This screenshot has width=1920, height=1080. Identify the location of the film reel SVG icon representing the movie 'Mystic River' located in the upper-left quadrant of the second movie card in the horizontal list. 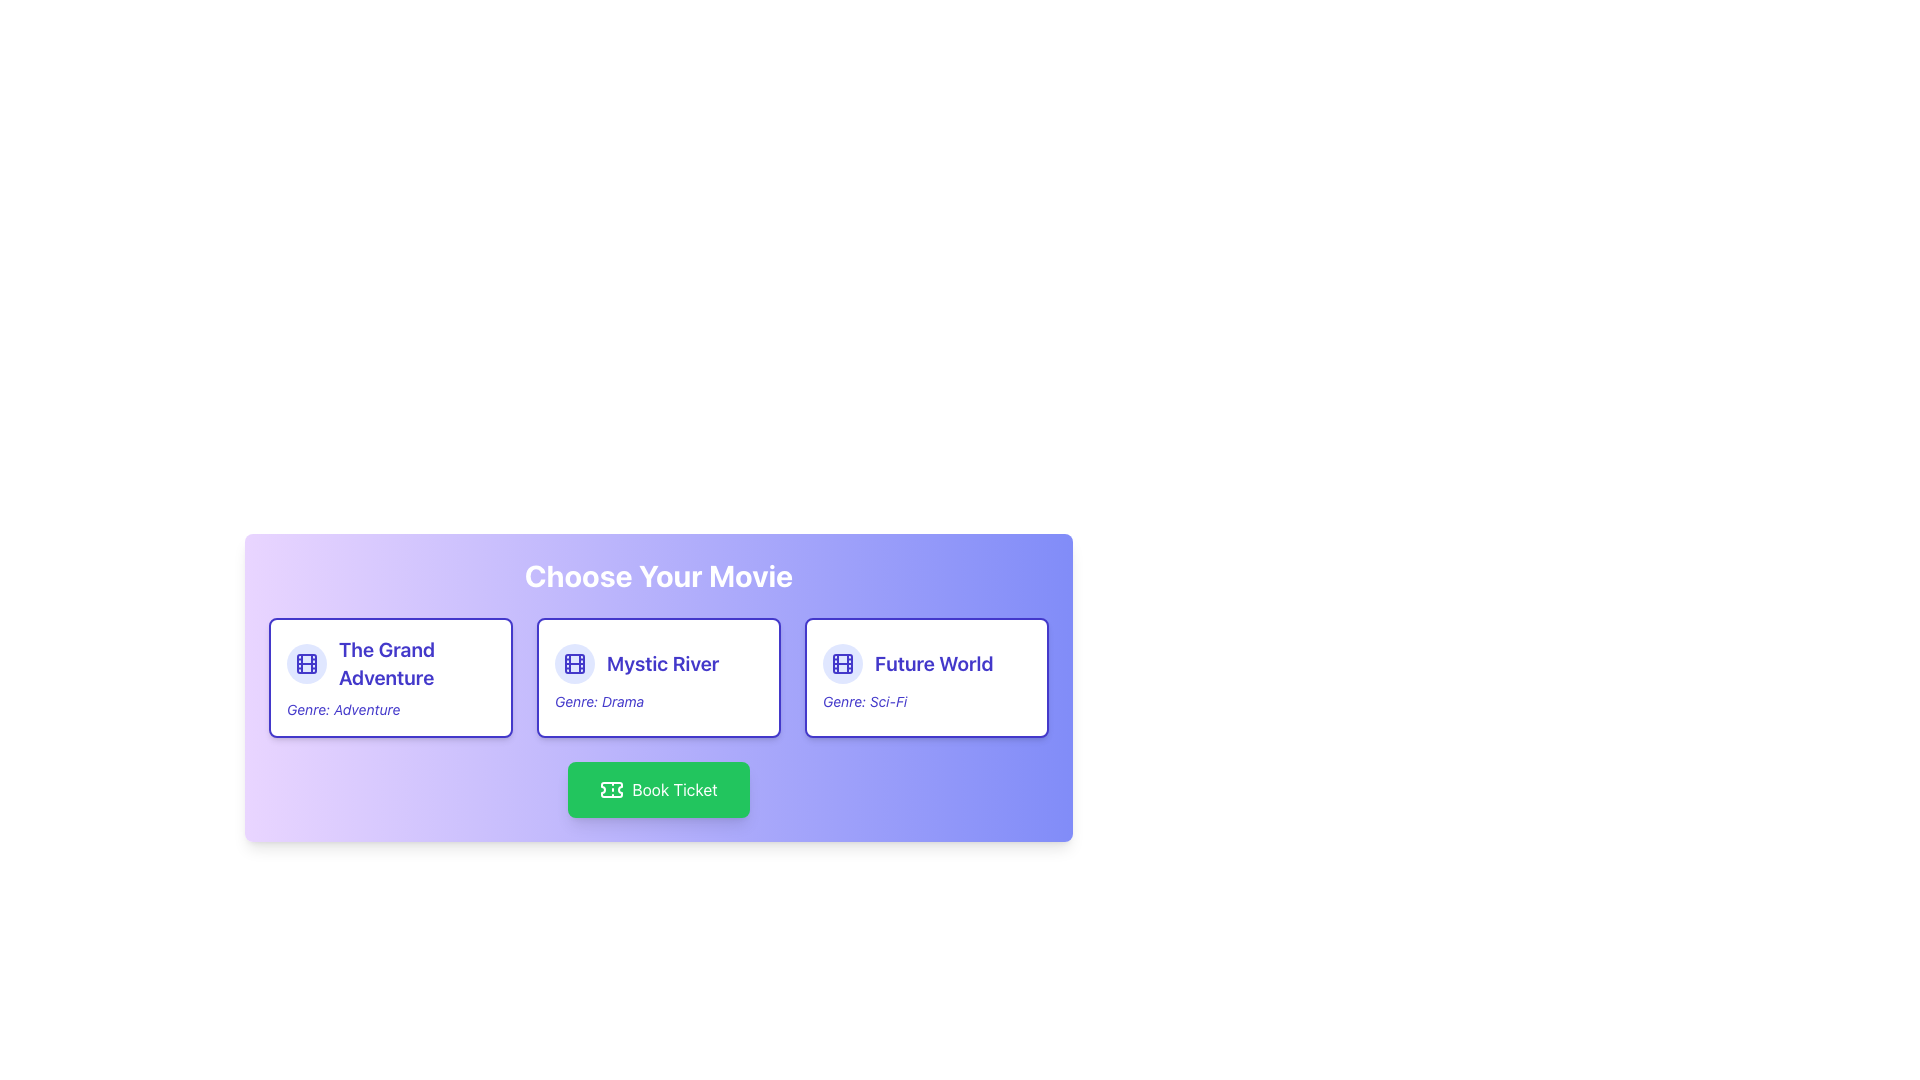
(574, 663).